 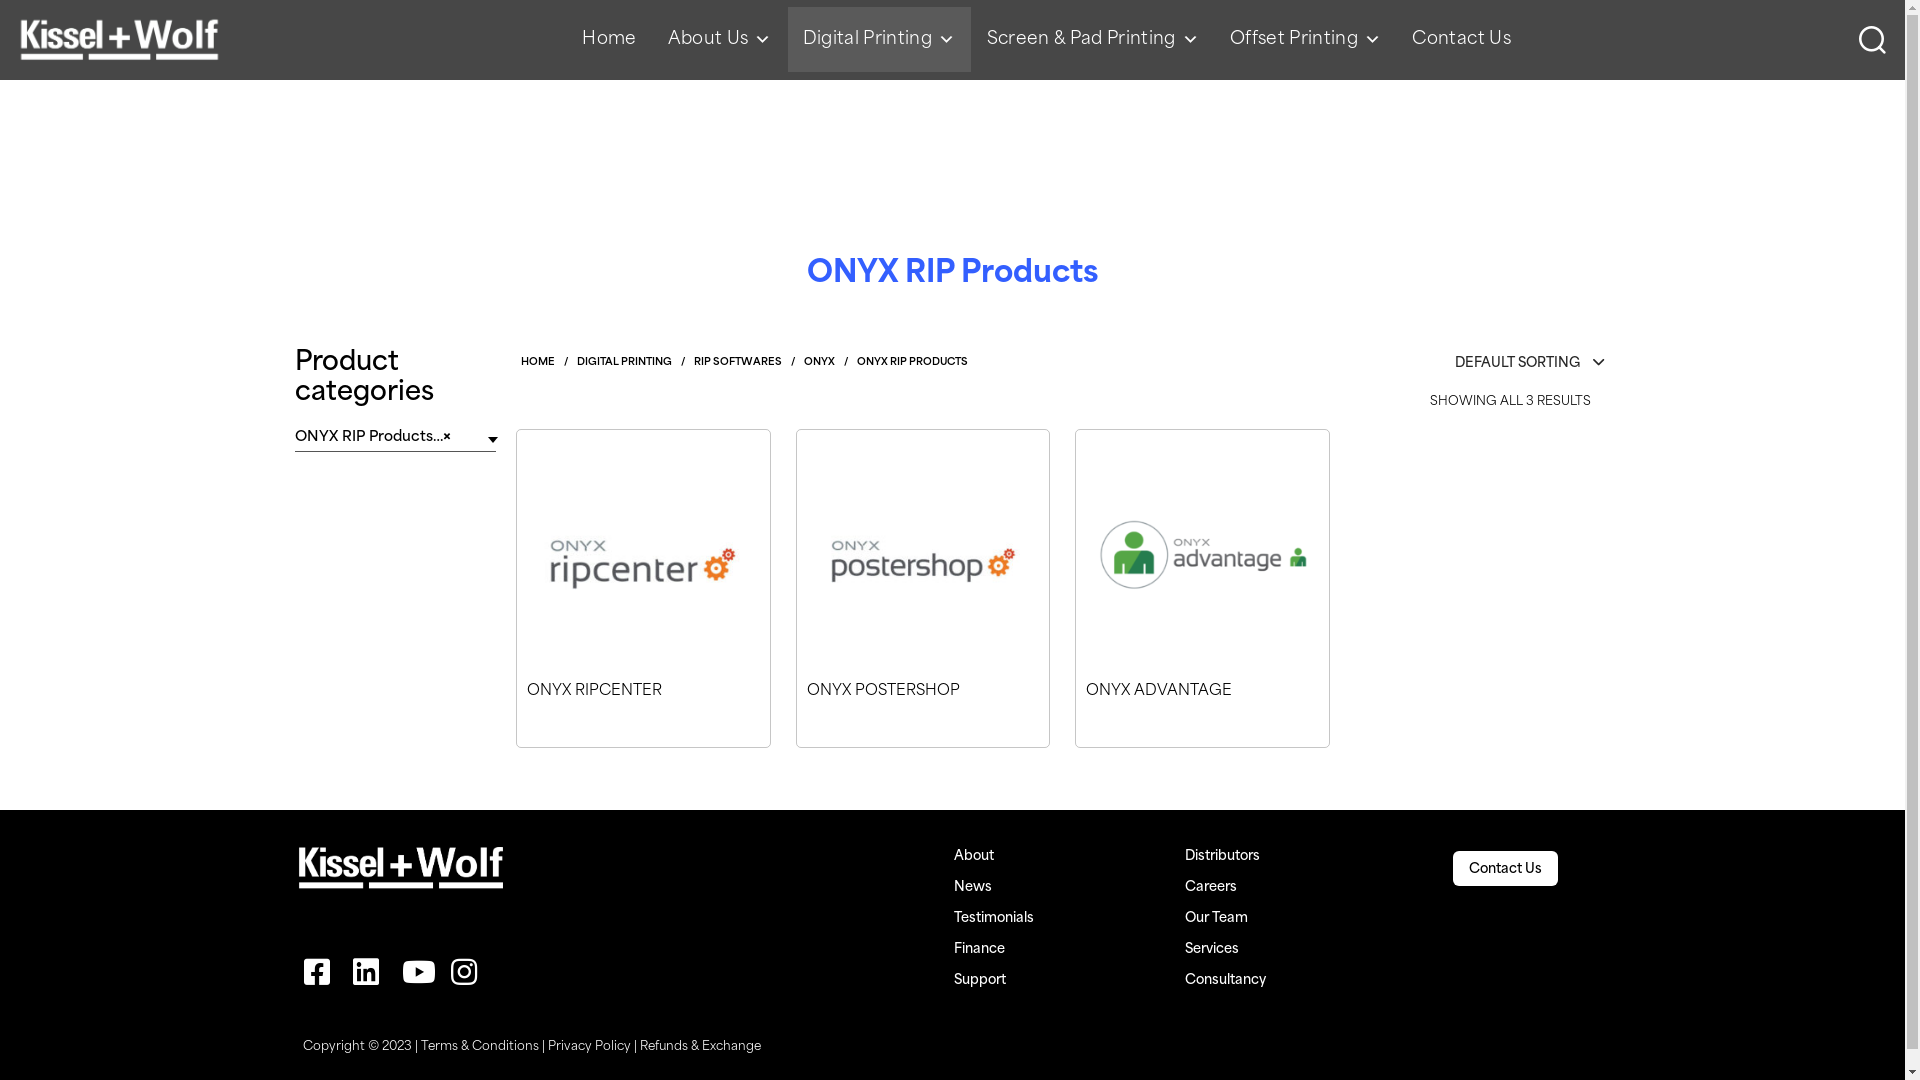 I want to click on 'DIGITAL PRINTING', so click(x=623, y=362).